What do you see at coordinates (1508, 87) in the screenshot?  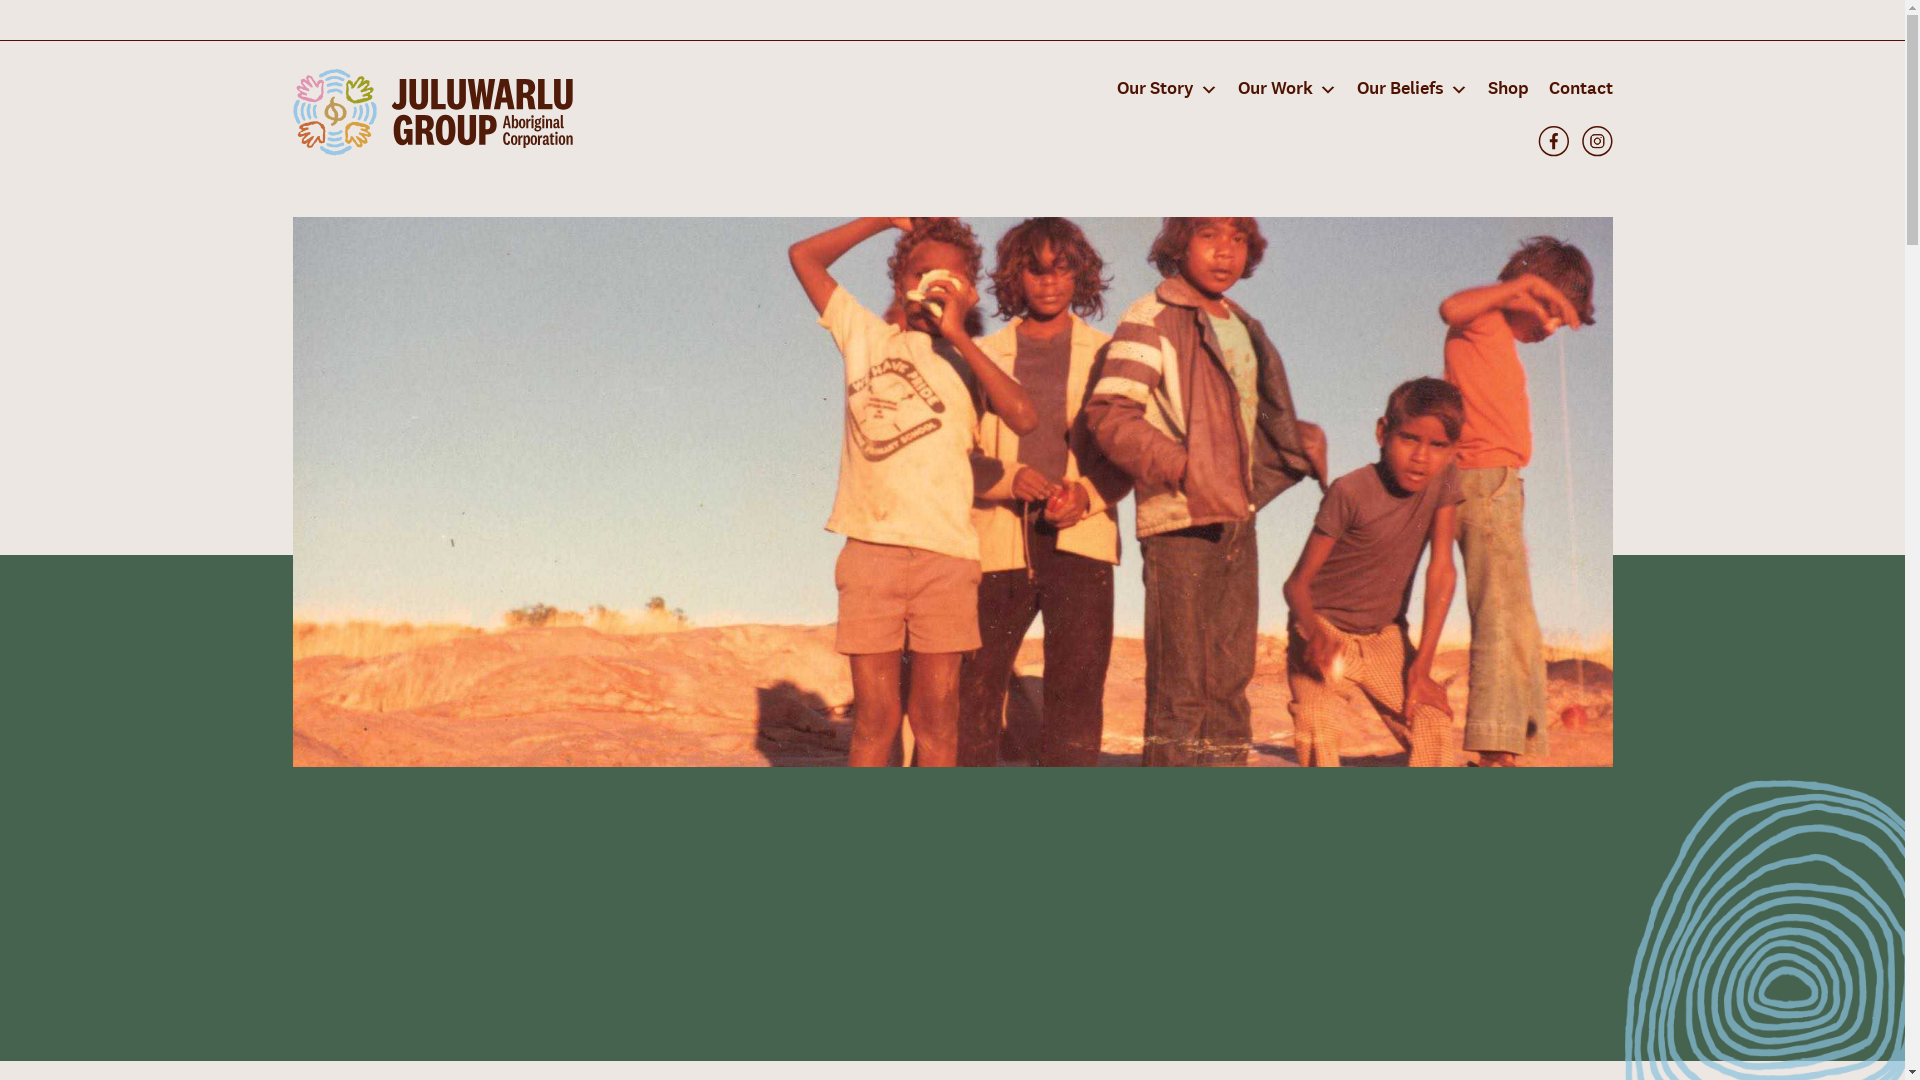 I see `'Shop'` at bounding box center [1508, 87].